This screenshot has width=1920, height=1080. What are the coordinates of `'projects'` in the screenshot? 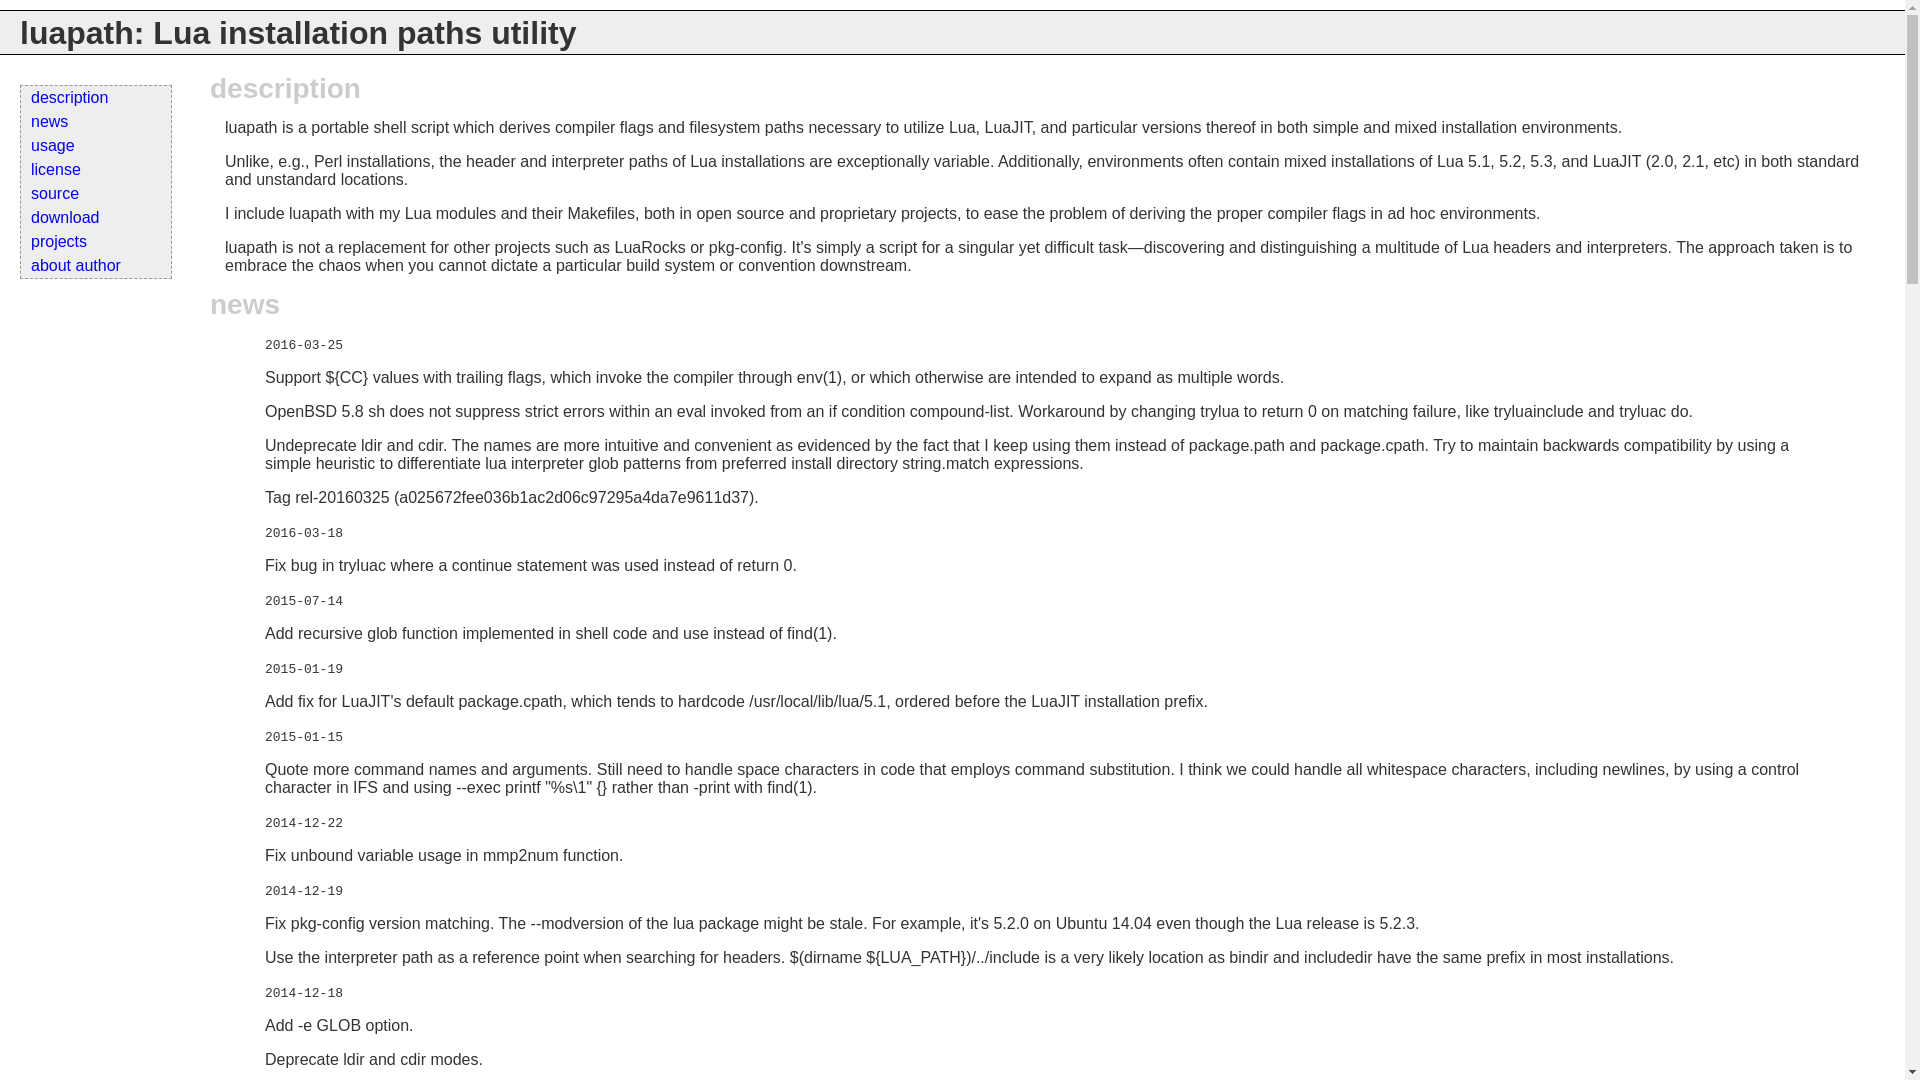 It's located at (95, 241).